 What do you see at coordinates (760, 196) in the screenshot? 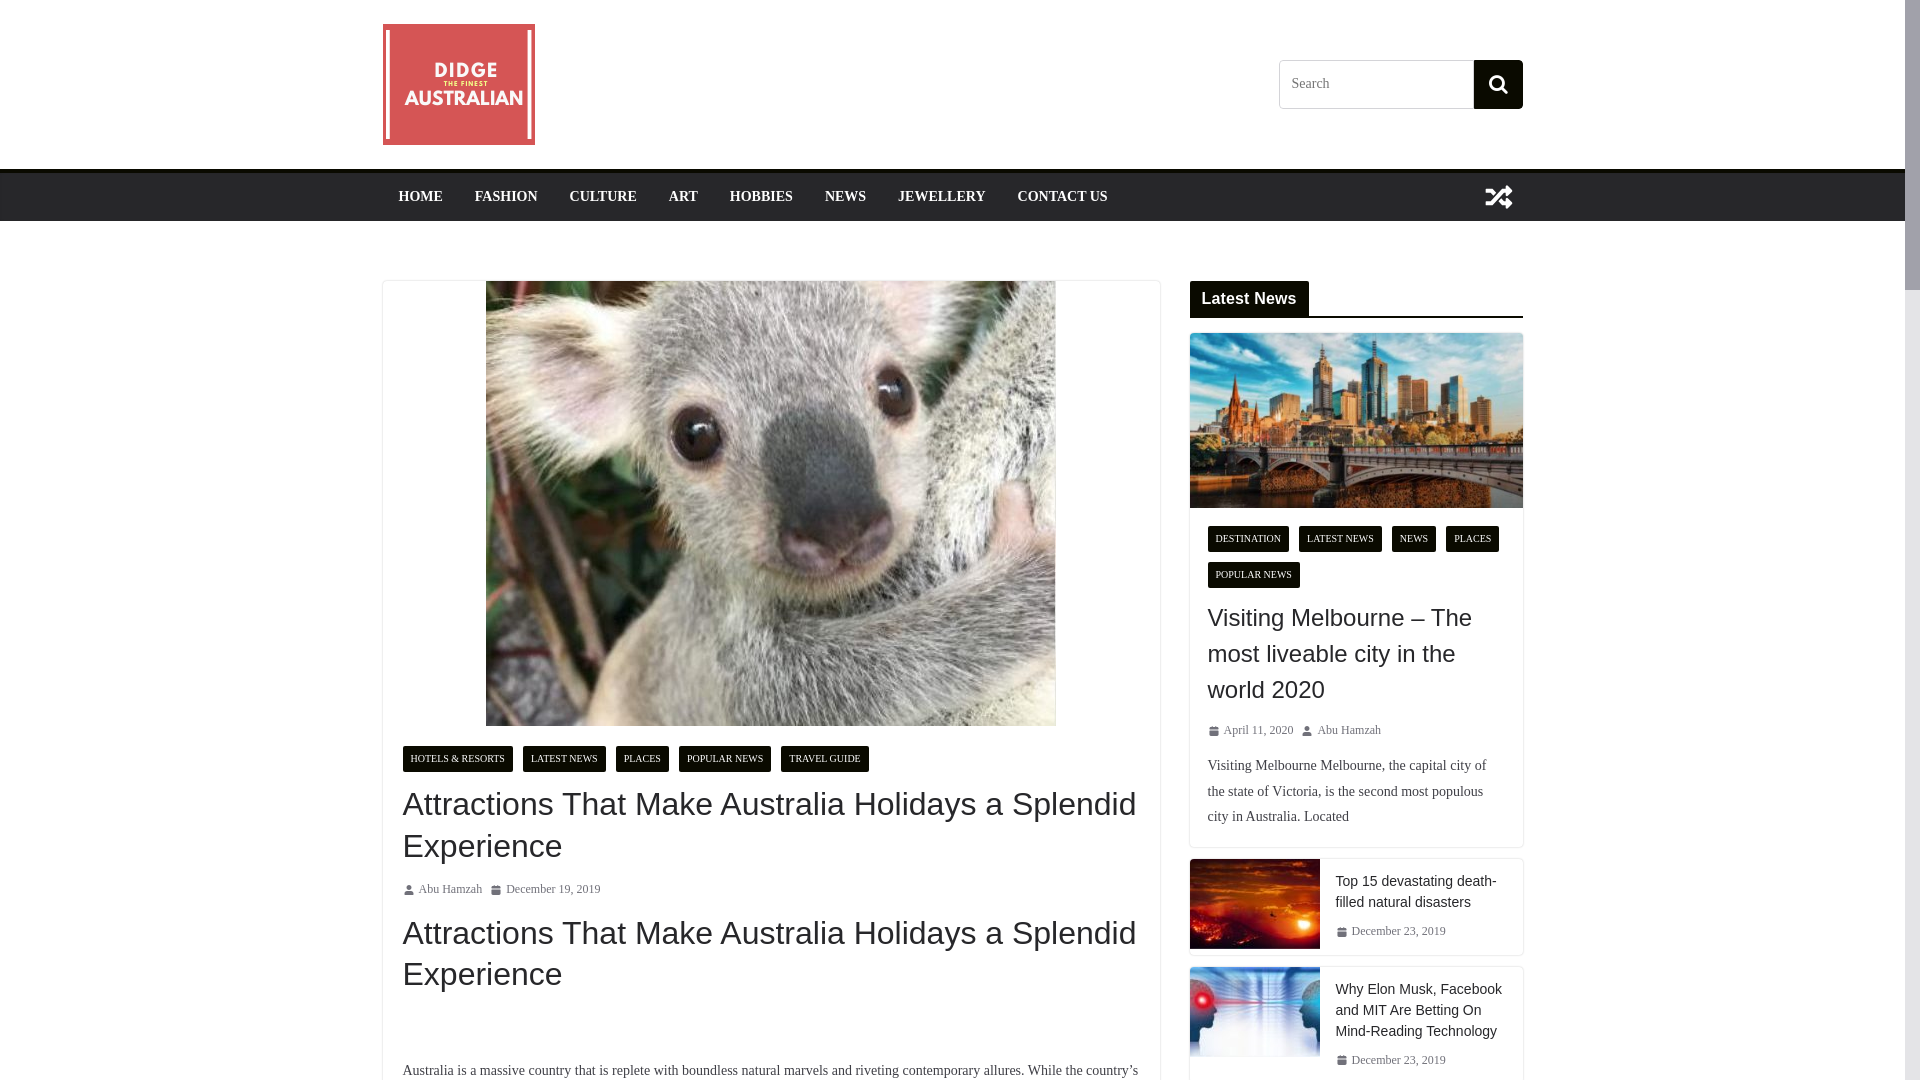
I see `'HOBBIES'` at bounding box center [760, 196].